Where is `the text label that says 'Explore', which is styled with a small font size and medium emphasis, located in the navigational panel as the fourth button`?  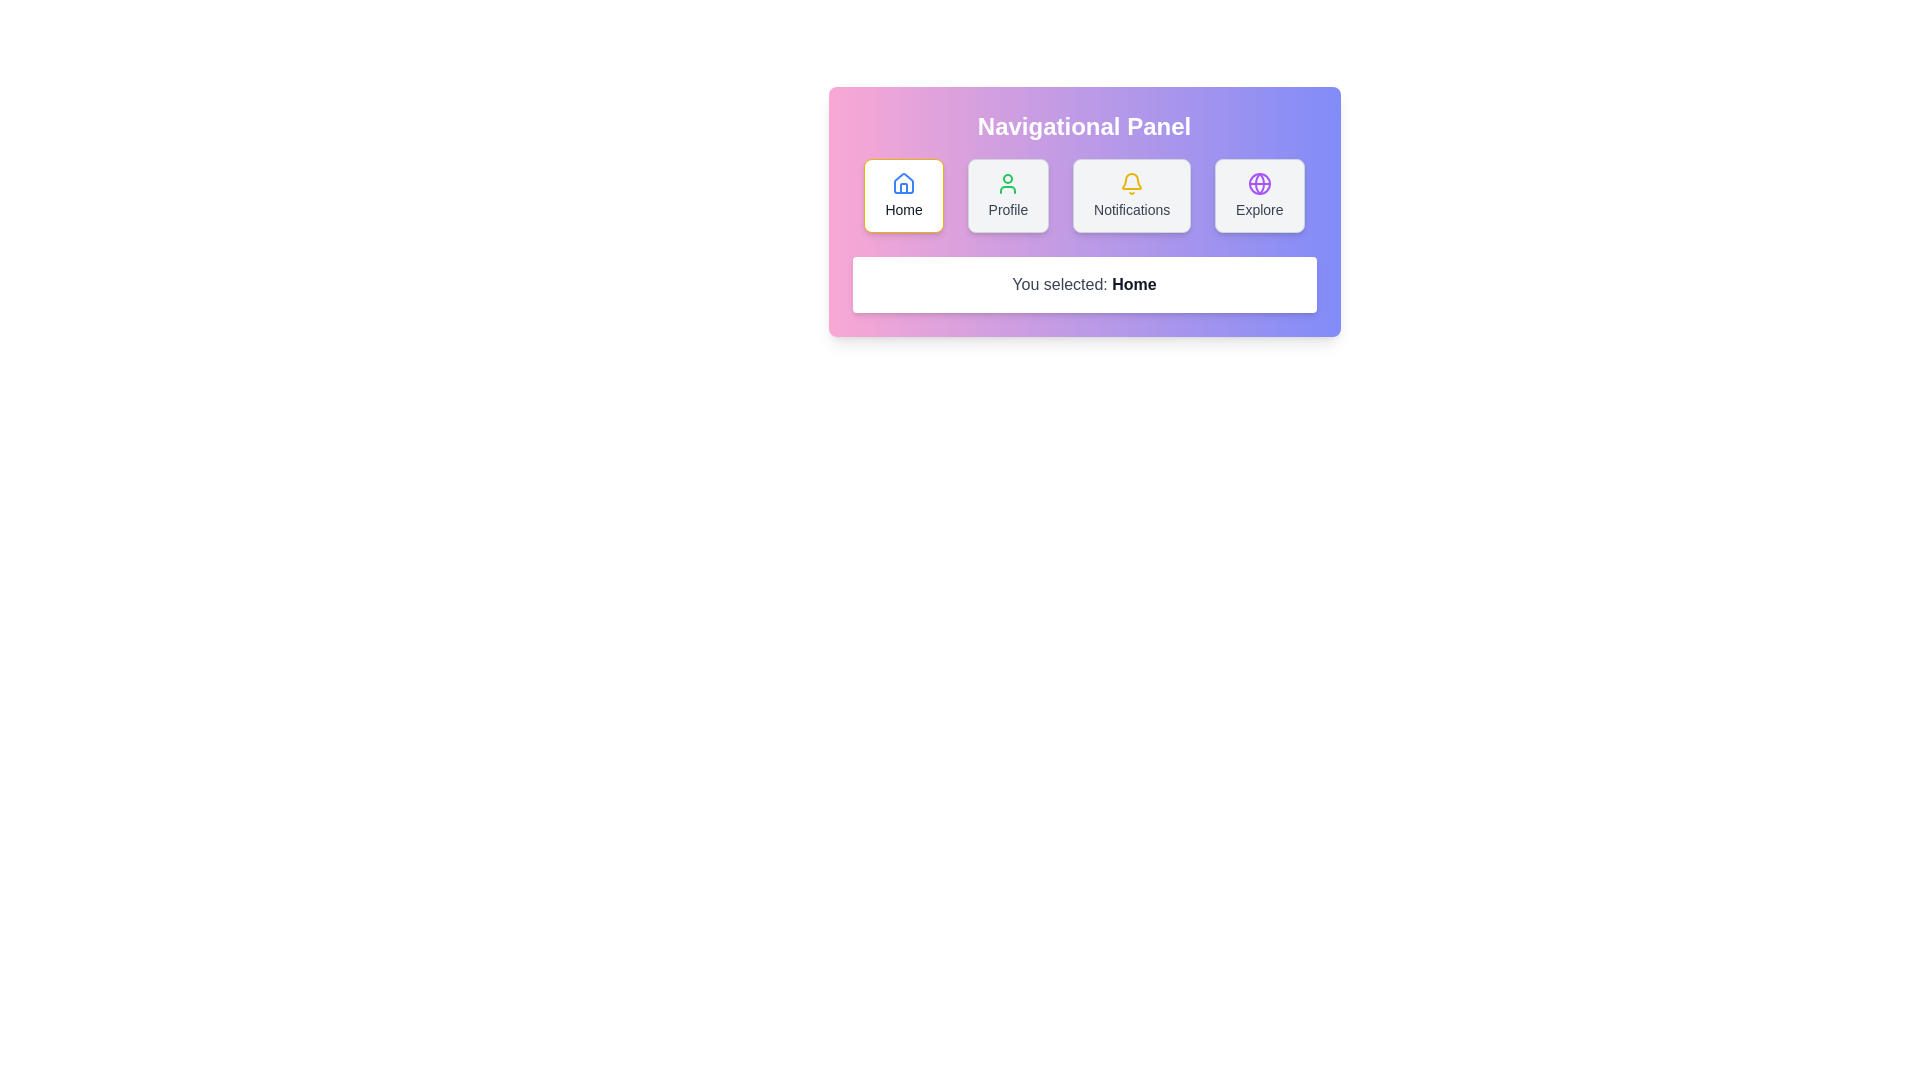
the text label that says 'Explore', which is styled with a small font size and medium emphasis, located in the navigational panel as the fourth button is located at coordinates (1258, 209).